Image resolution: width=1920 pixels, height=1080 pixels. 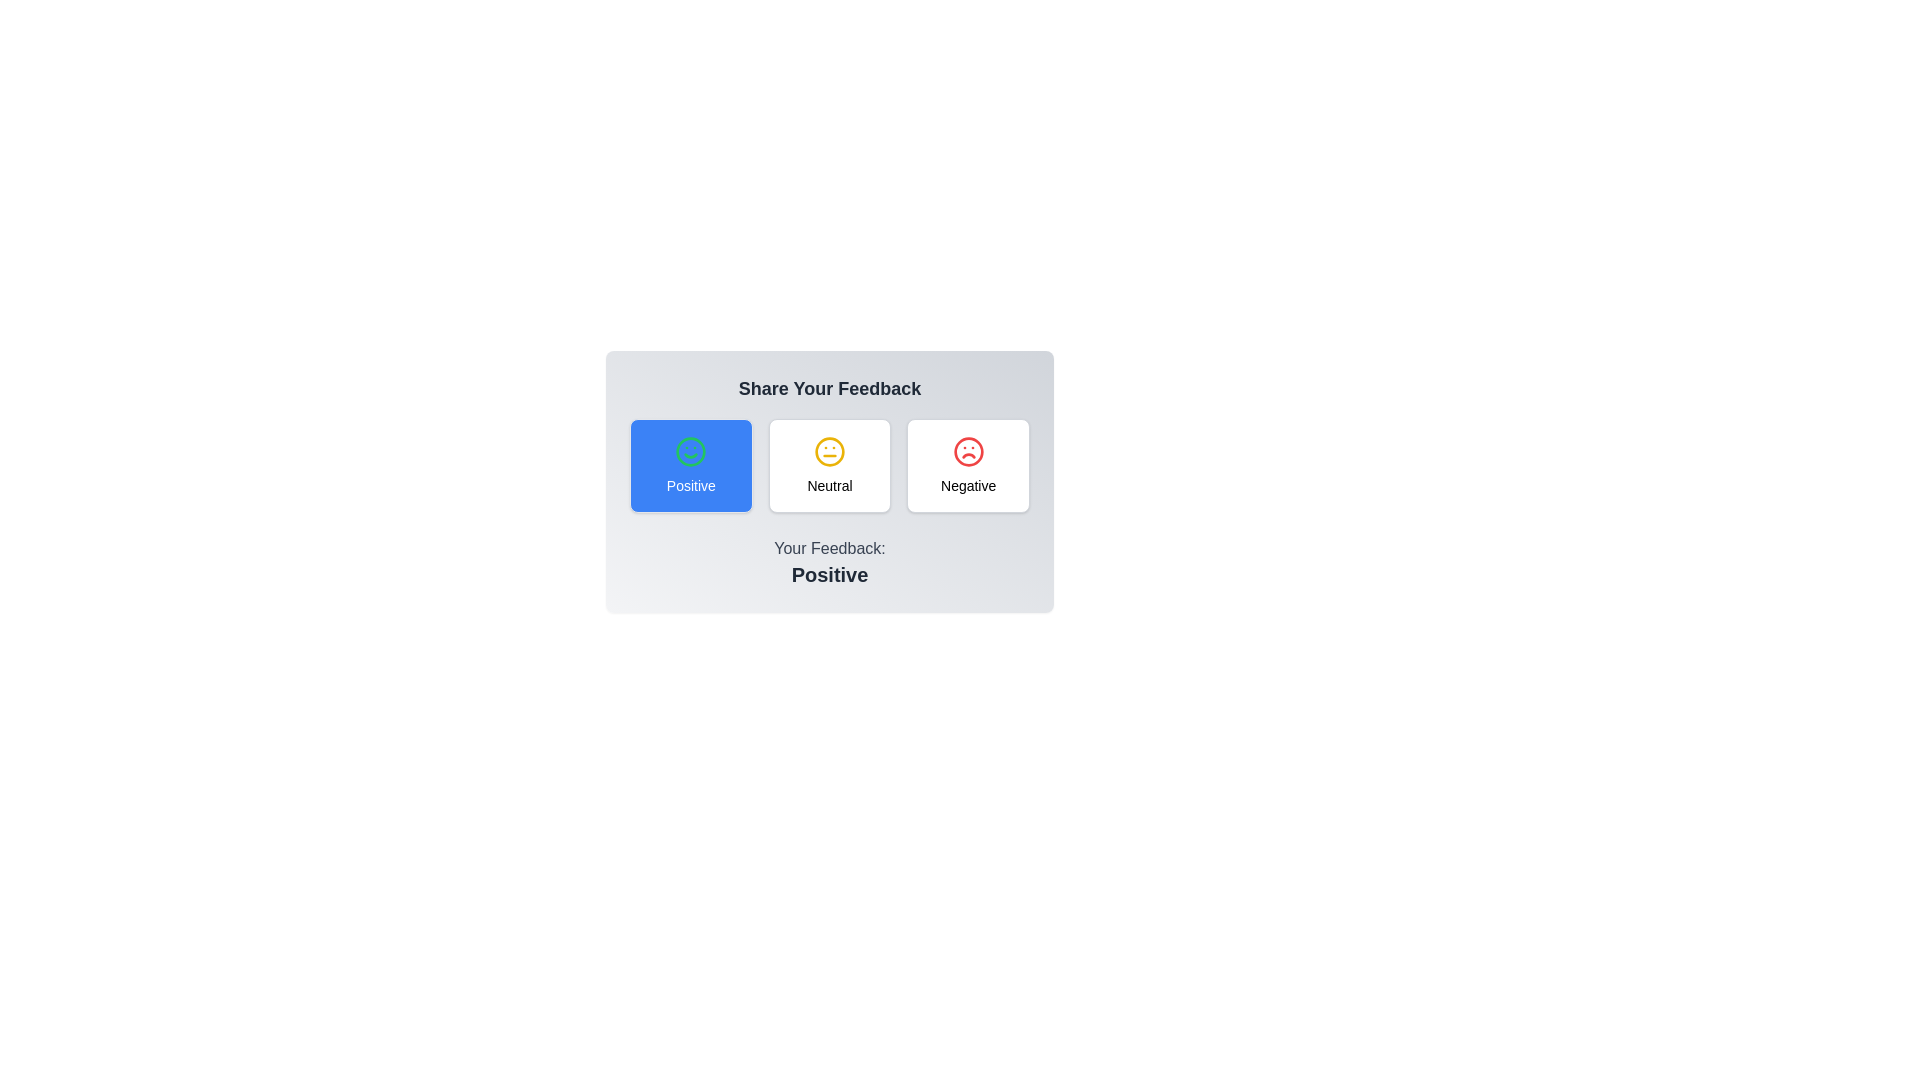 What do you see at coordinates (691, 466) in the screenshot?
I see `the feedback option Positive for accessibility testing` at bounding box center [691, 466].